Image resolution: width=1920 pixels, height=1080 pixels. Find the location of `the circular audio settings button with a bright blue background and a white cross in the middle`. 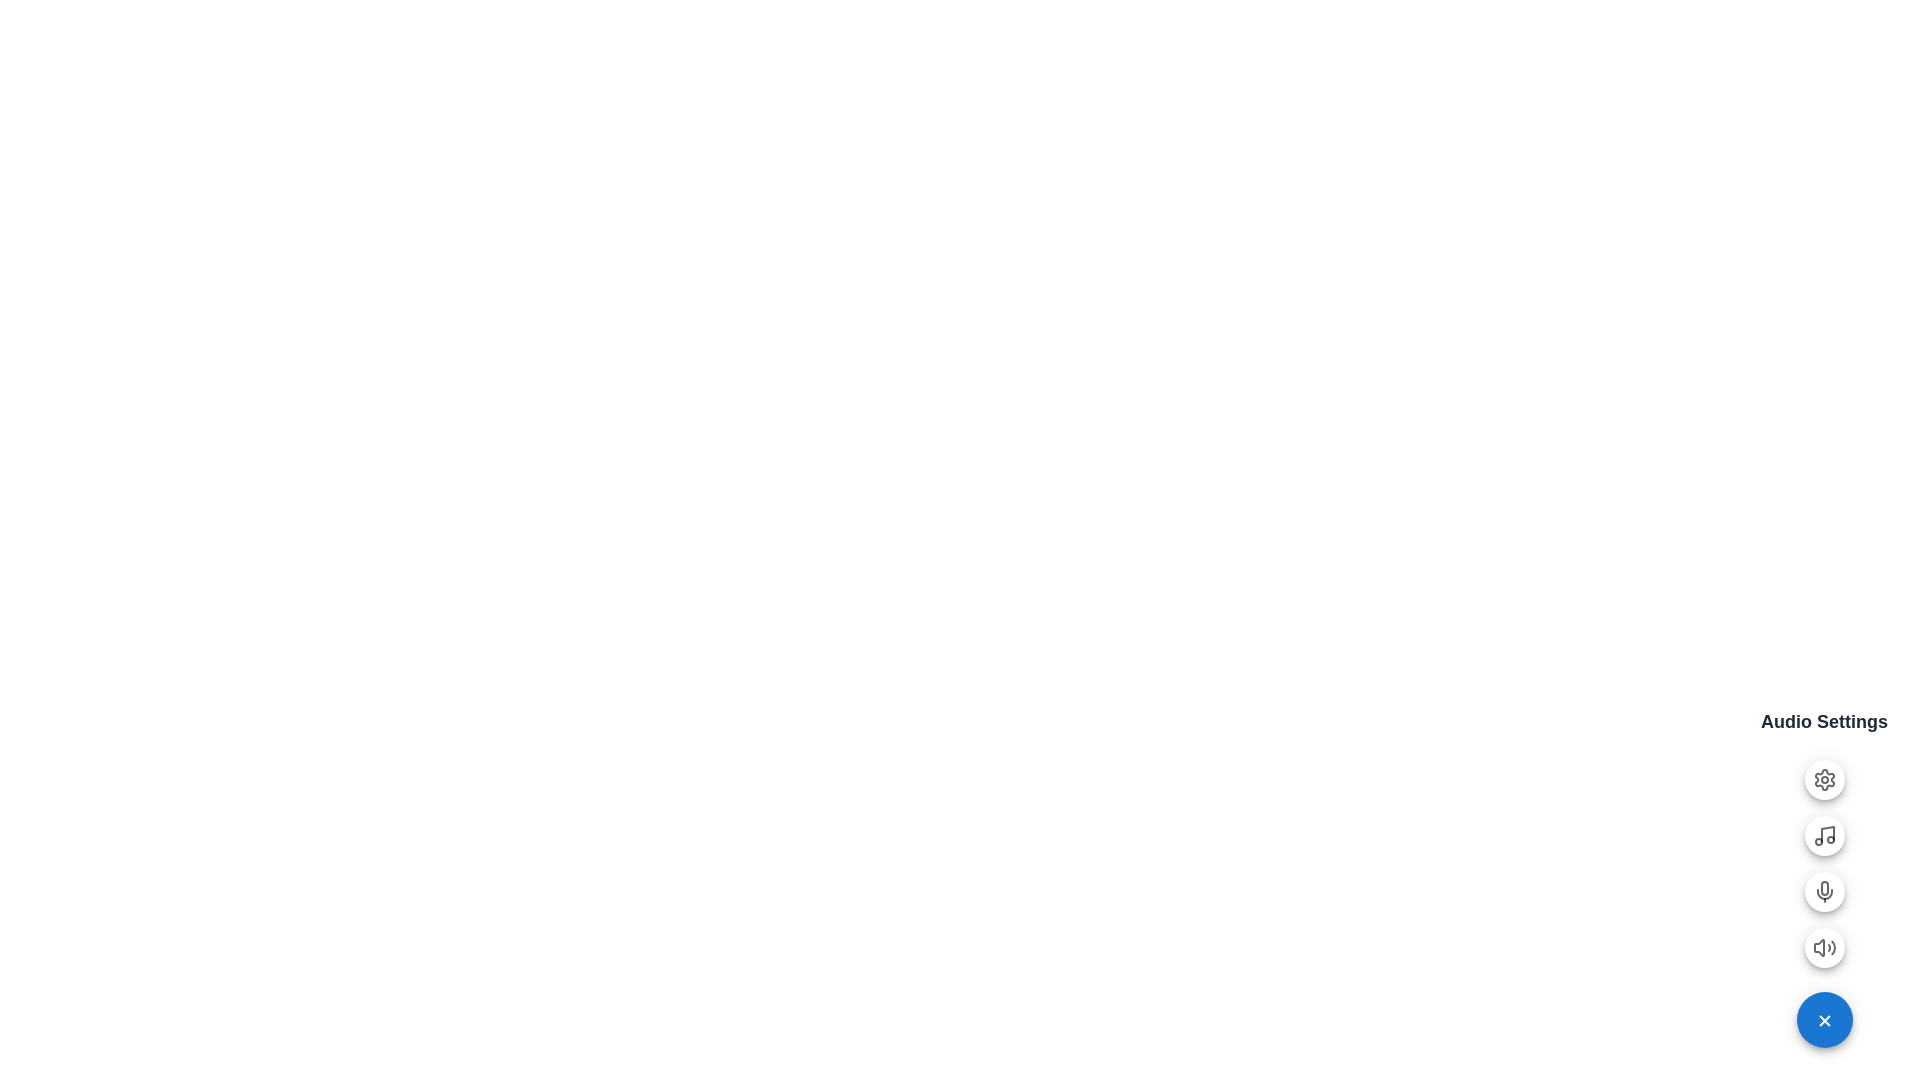

the circular audio settings button with a bright blue background and a white cross in the middle is located at coordinates (1824, 1021).